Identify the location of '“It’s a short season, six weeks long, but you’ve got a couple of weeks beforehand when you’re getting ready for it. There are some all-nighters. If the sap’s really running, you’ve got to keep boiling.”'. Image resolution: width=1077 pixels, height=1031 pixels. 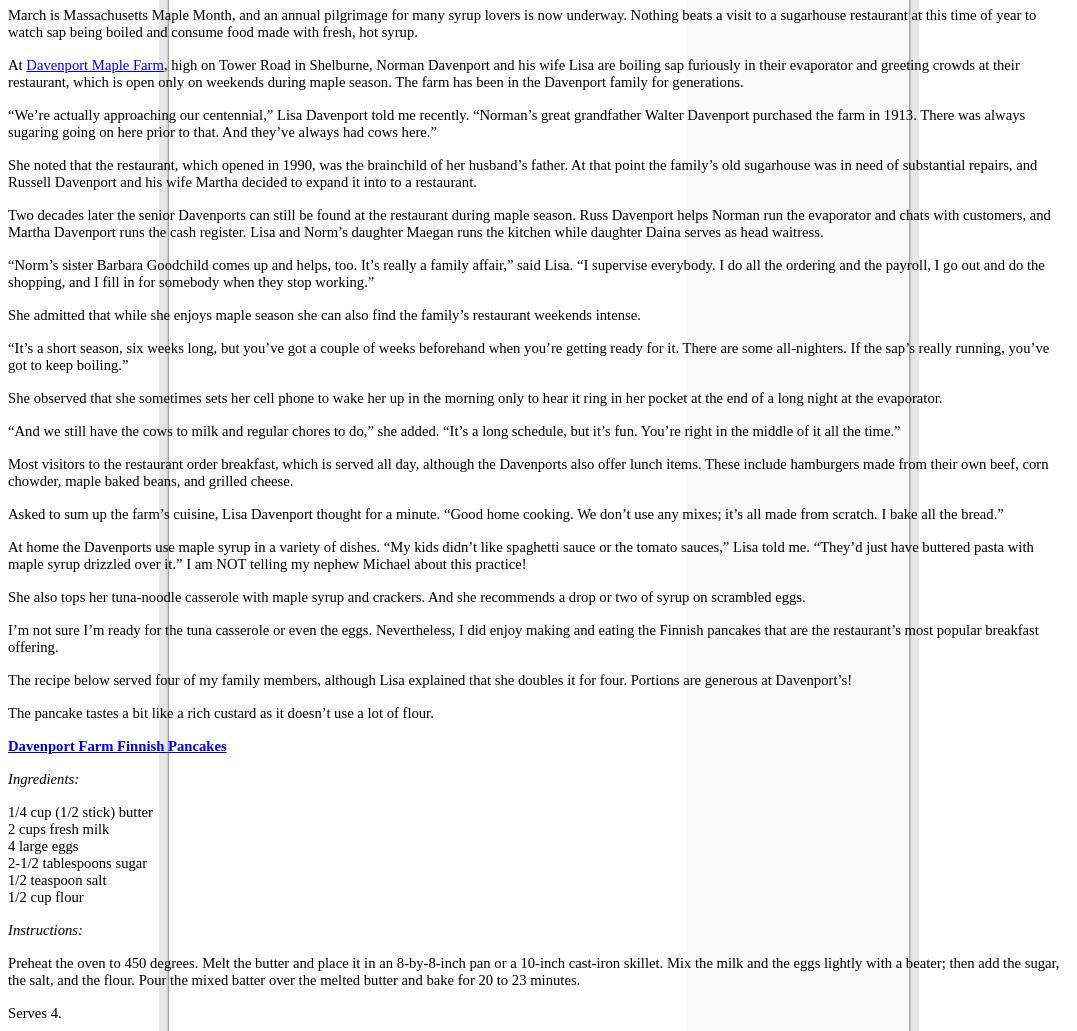
(527, 355).